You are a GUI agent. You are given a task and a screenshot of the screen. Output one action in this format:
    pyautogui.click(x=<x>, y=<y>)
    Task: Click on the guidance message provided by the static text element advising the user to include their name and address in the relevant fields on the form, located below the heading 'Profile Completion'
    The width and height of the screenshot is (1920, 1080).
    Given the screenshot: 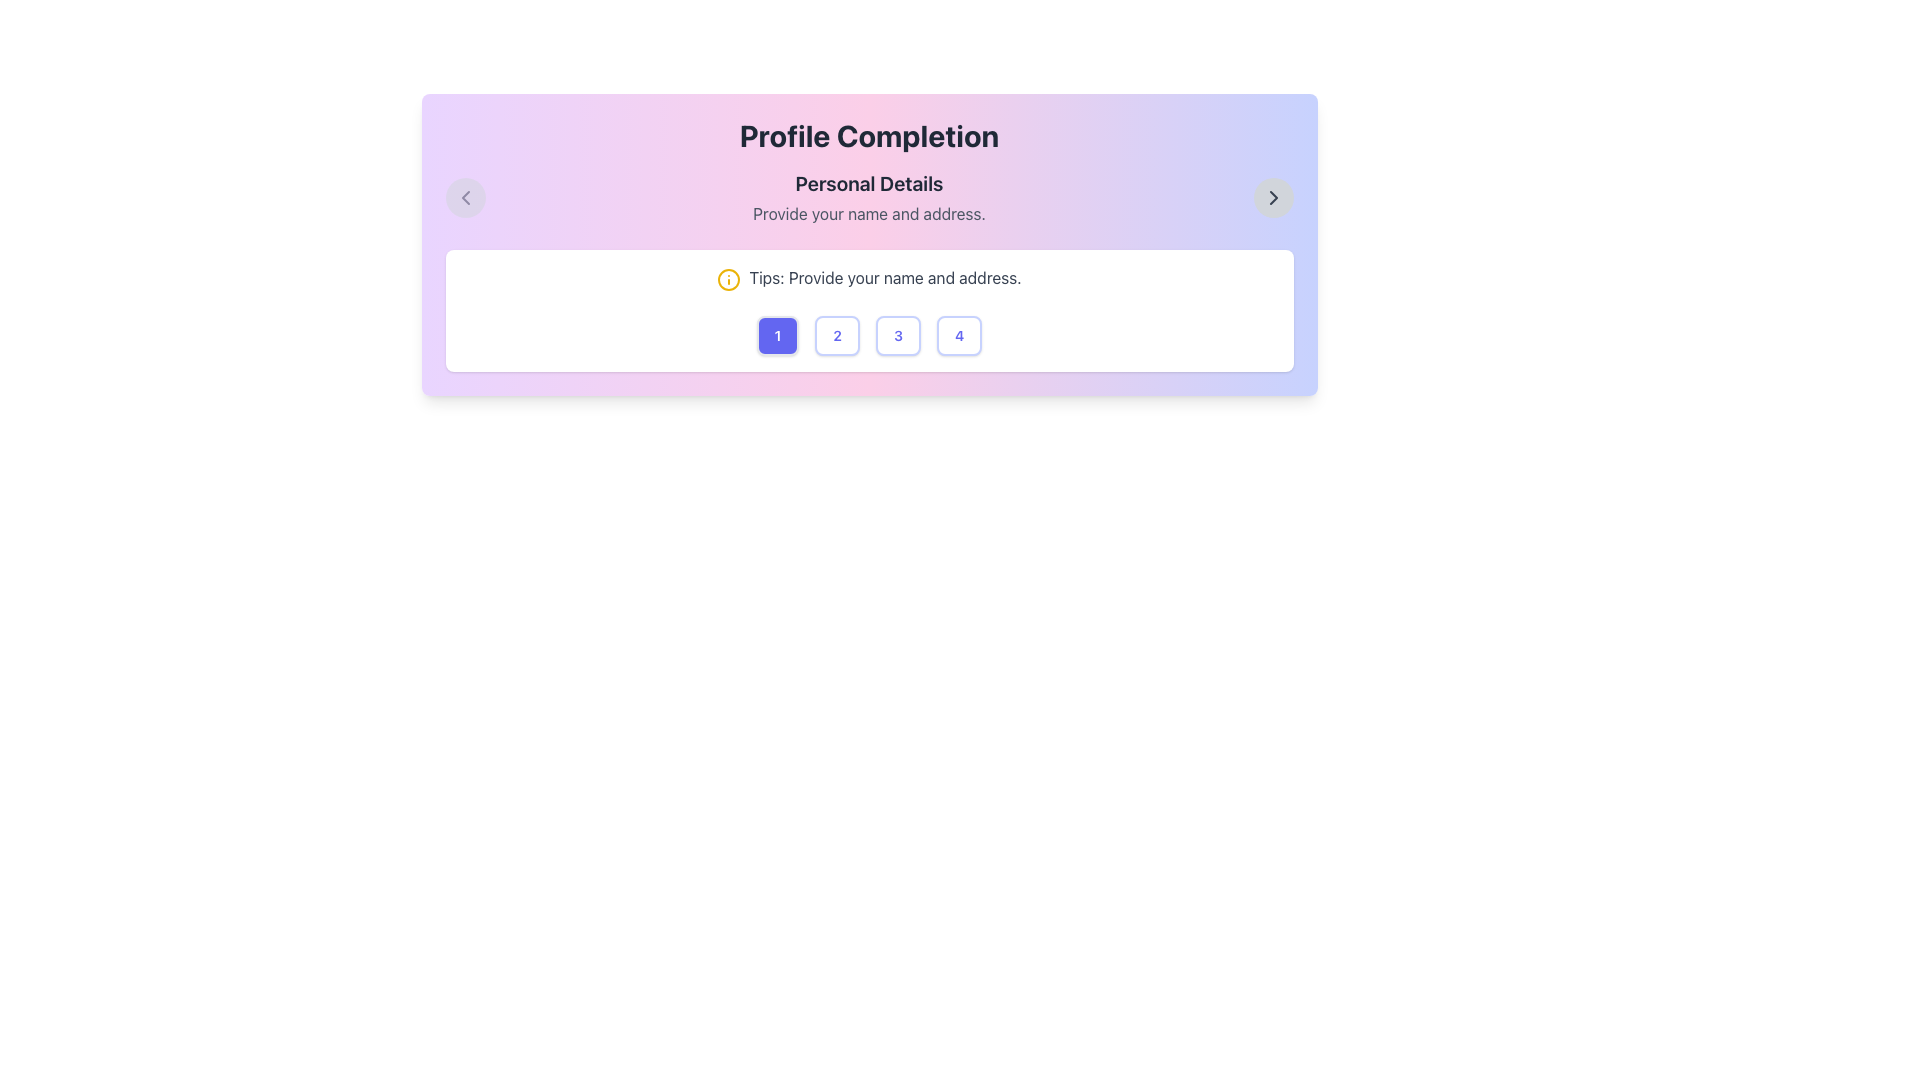 What is the action you would take?
    pyautogui.click(x=869, y=278)
    